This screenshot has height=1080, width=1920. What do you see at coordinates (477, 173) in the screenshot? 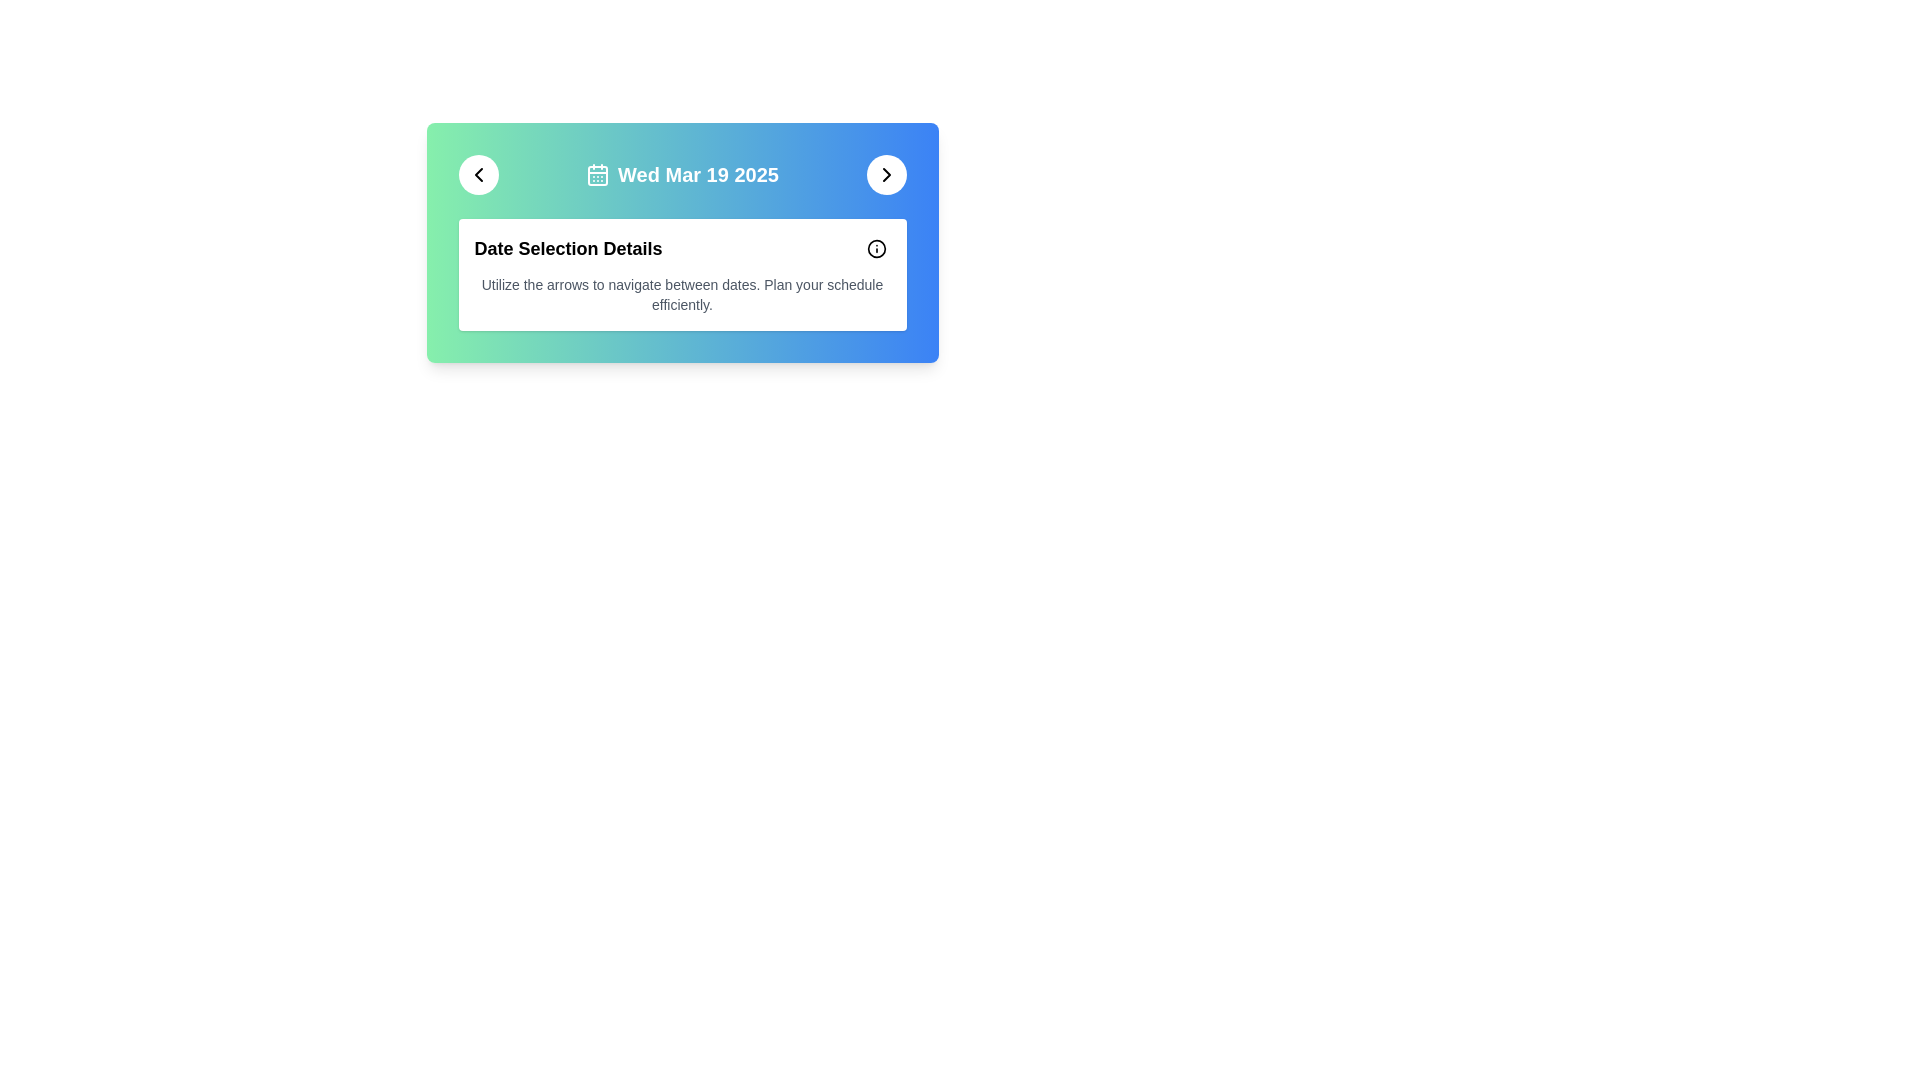
I see `the left-pointing chevron icon, which is located within a circular button on the left end of a horizontal gradient bar, to trigger the tooltip or visual feedback` at bounding box center [477, 173].